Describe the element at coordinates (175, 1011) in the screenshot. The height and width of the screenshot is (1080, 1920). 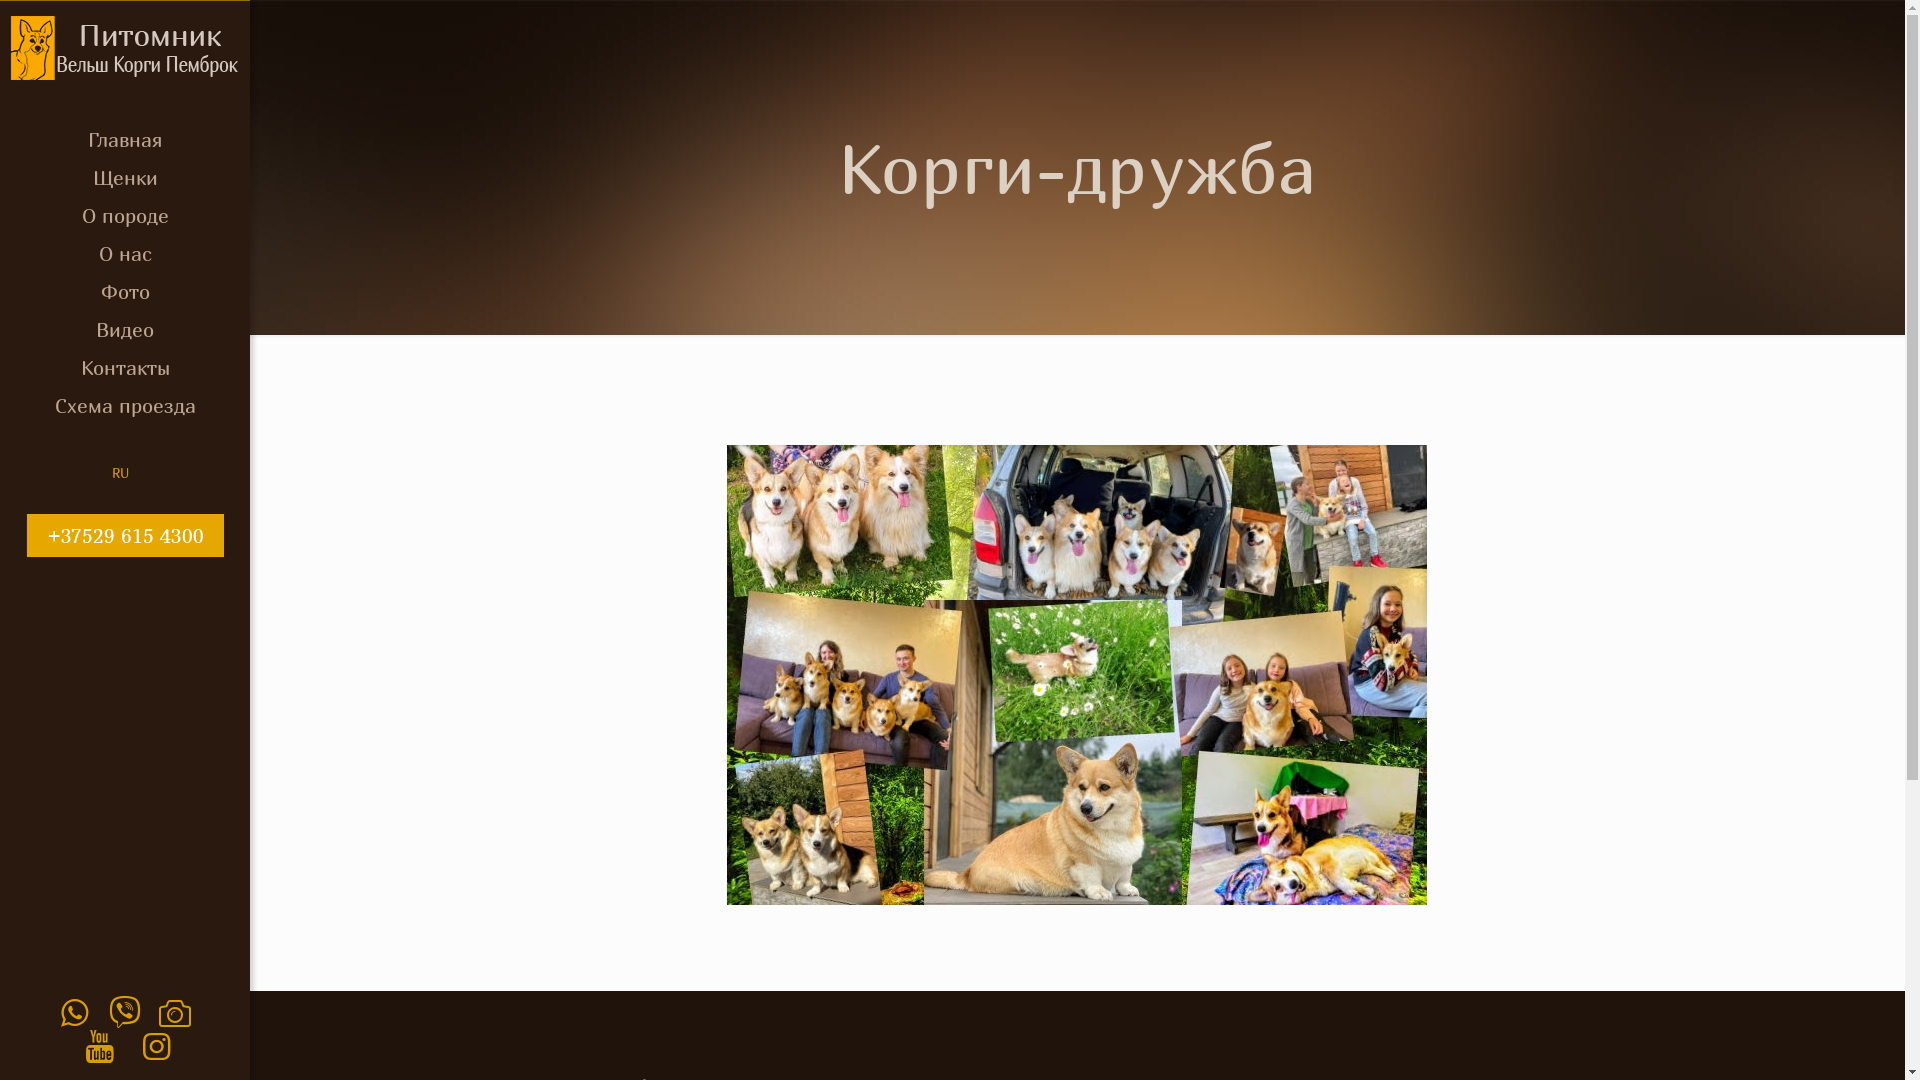
I see `'Google Photo'` at that location.